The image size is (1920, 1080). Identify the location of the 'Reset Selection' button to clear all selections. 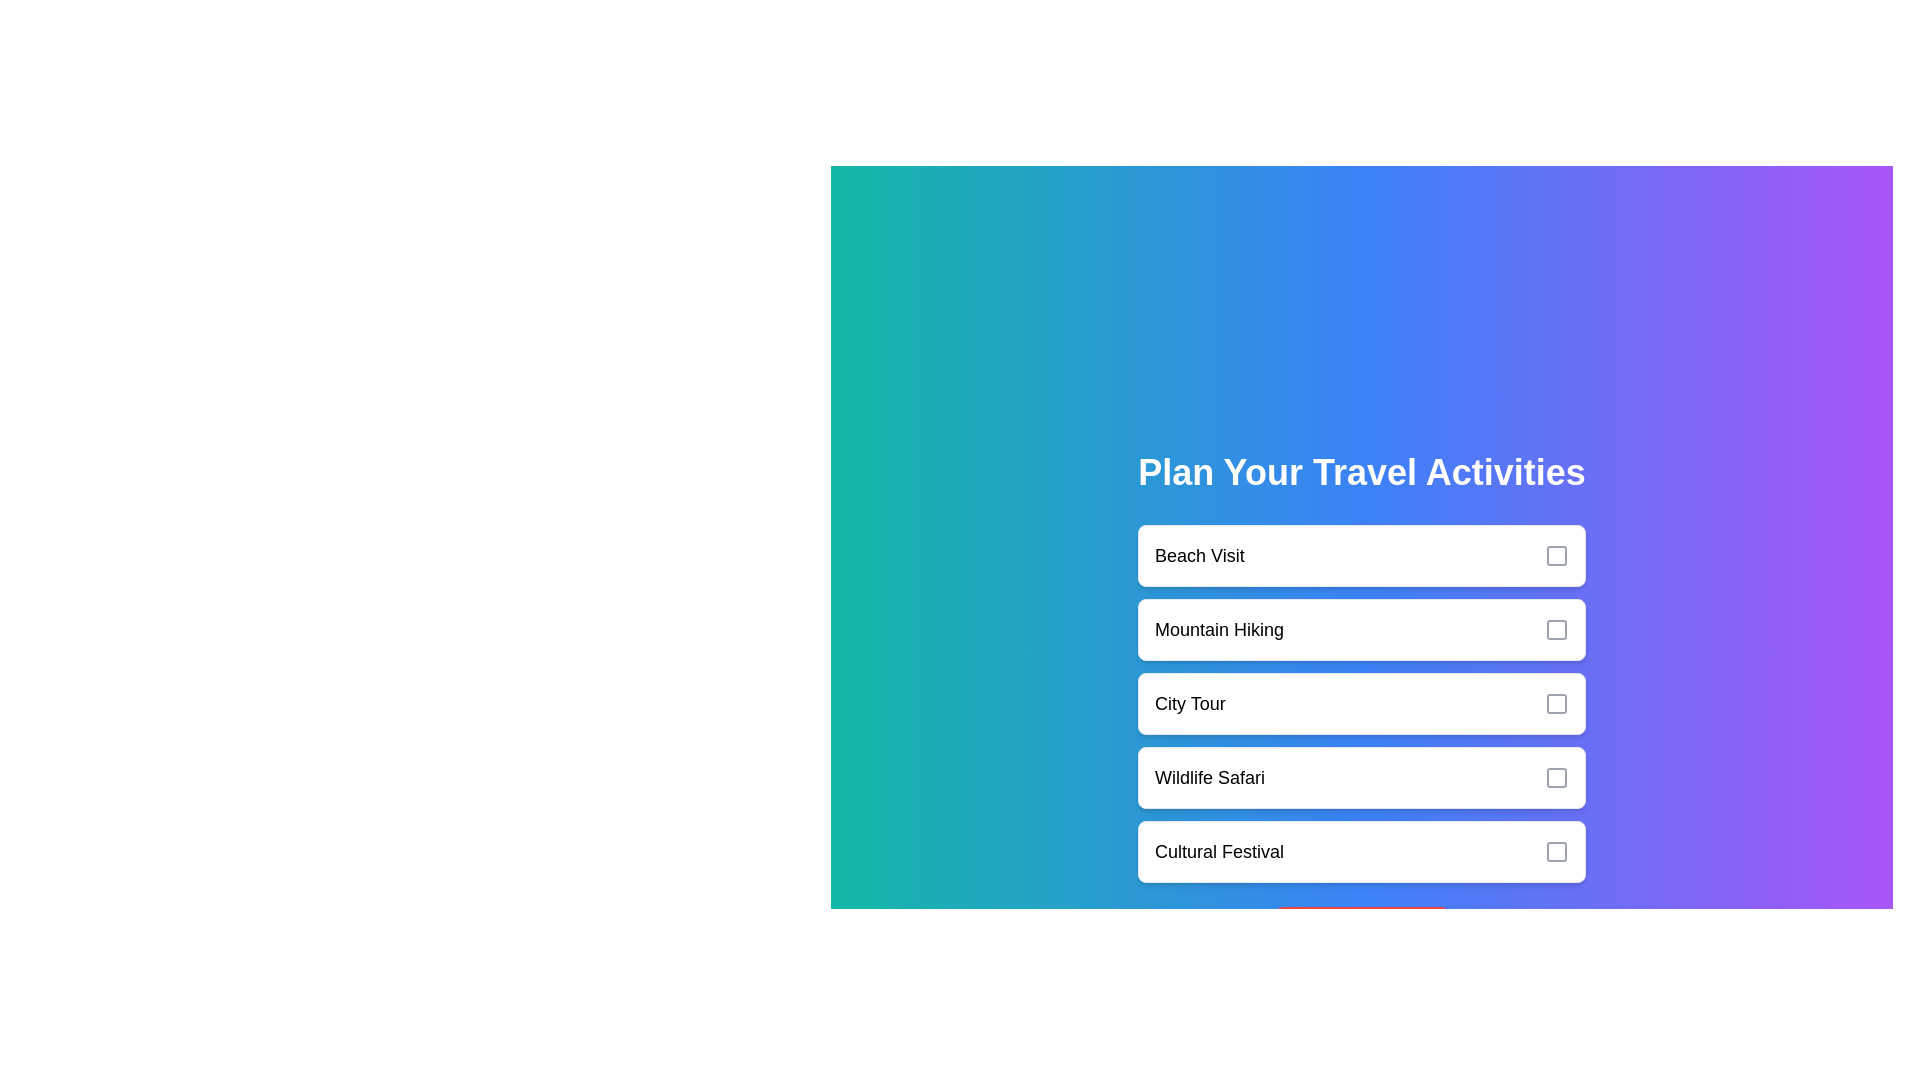
(1361, 933).